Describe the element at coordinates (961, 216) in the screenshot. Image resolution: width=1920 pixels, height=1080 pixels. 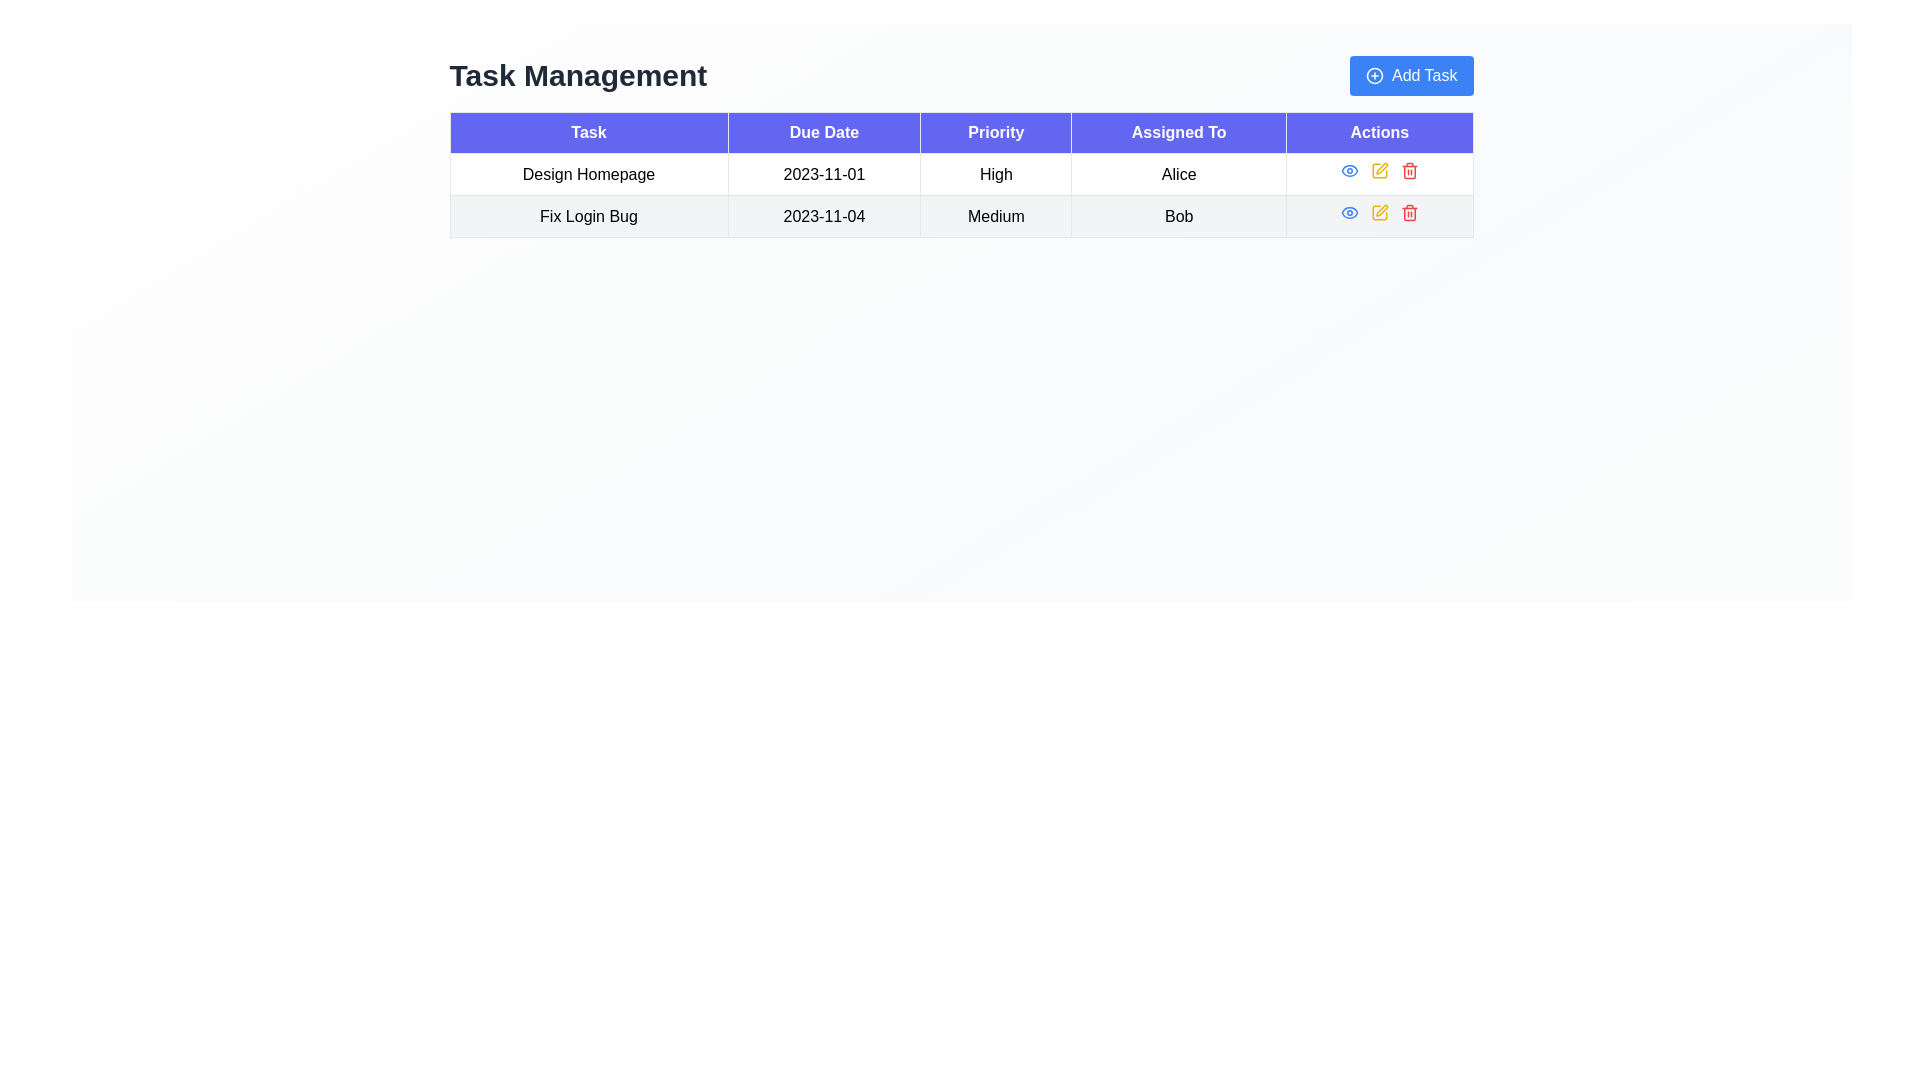
I see `individual cells in the task entry row located in the second row of the task management interface, which displays task details such as name, due date, priority, and assignee` at that location.